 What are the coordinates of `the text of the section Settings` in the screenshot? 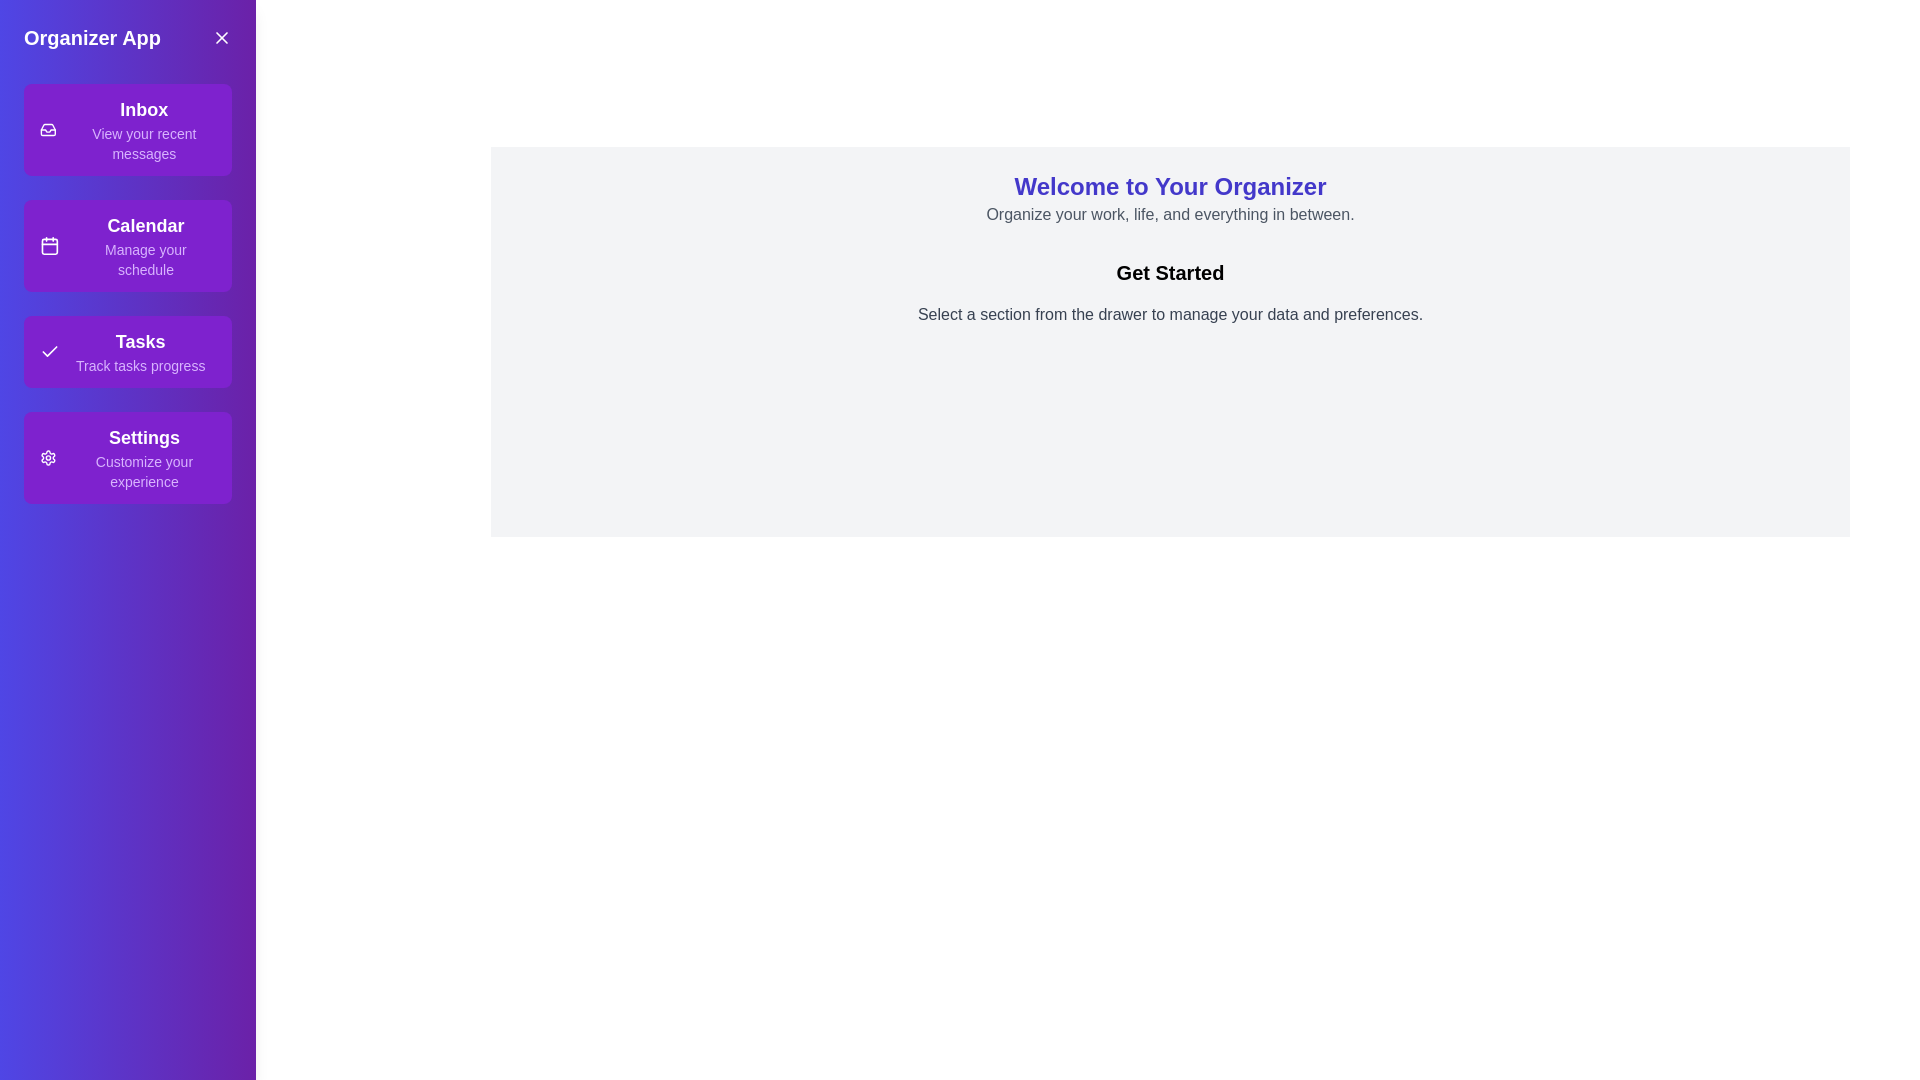 It's located at (127, 458).